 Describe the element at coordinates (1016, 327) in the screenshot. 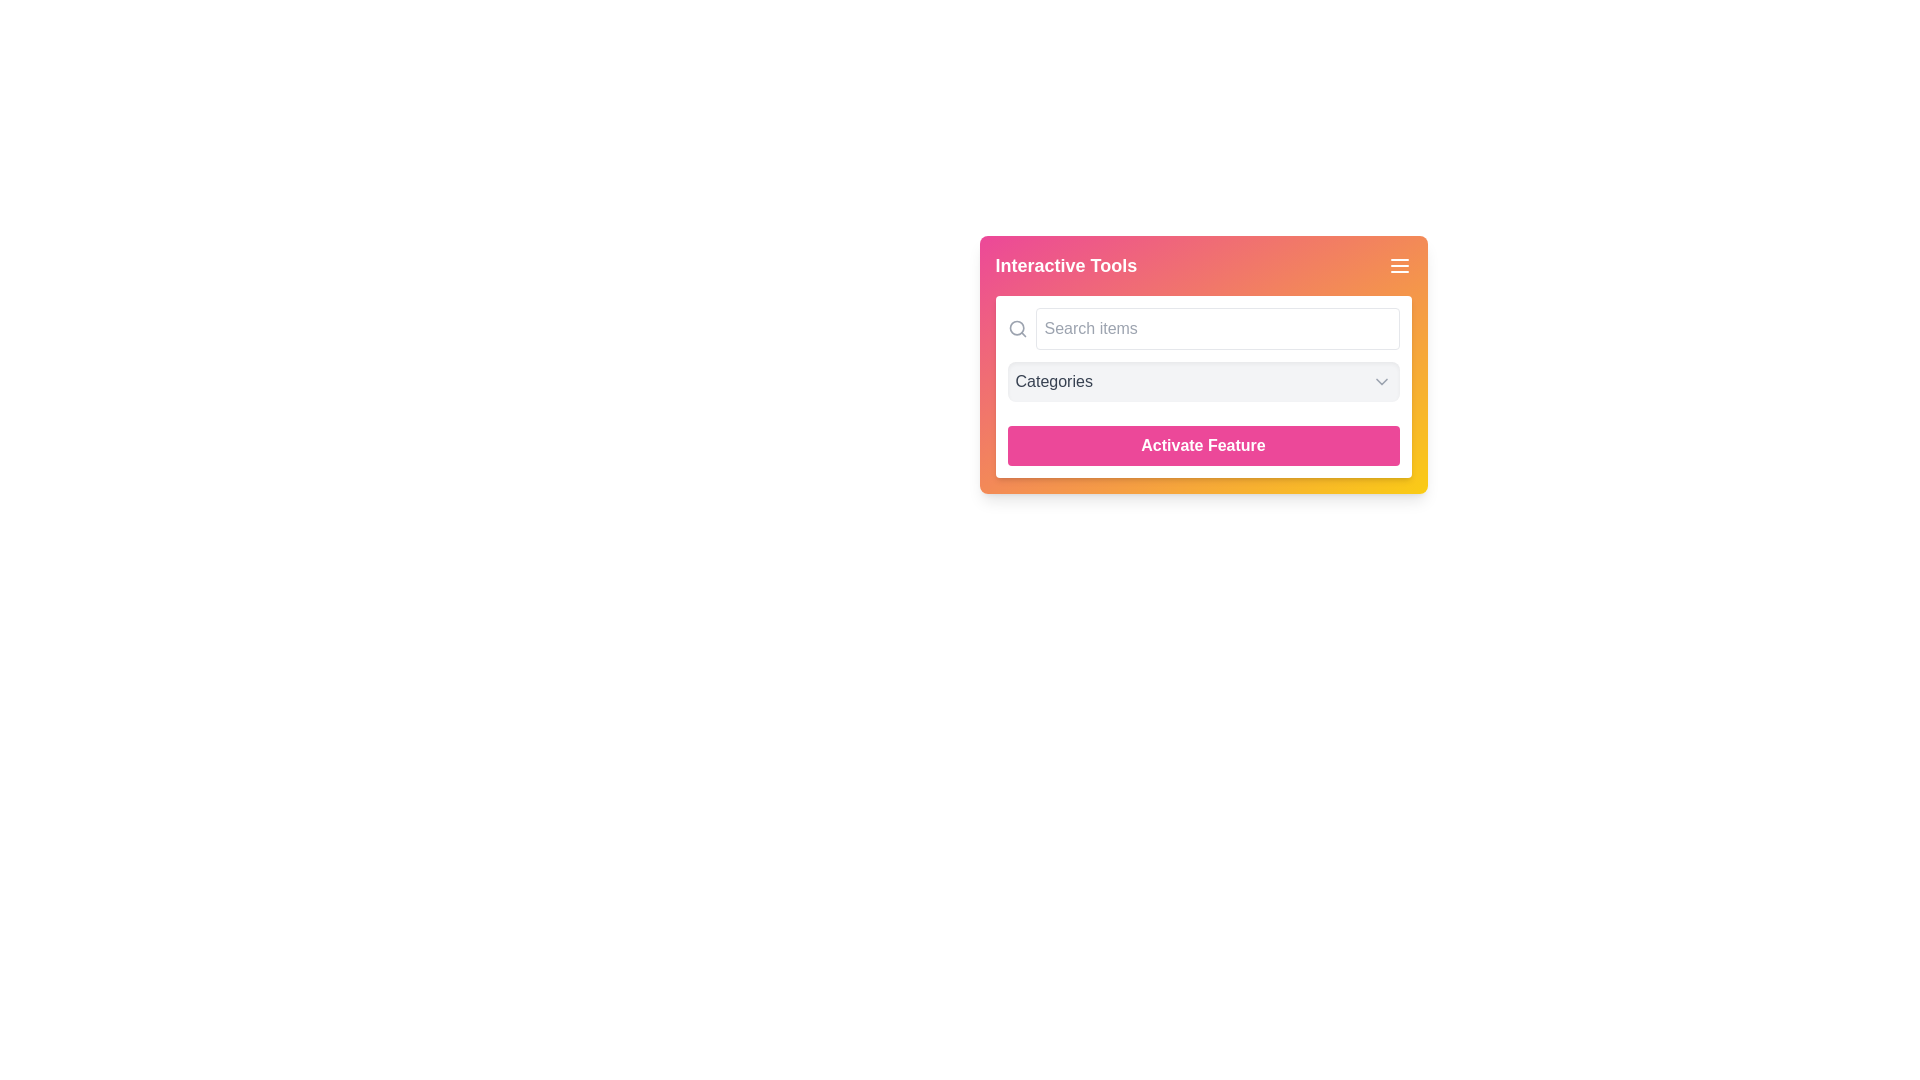

I see `the circular icon resembling a magnifying glass's lens, located on the left side of the search input field` at that location.